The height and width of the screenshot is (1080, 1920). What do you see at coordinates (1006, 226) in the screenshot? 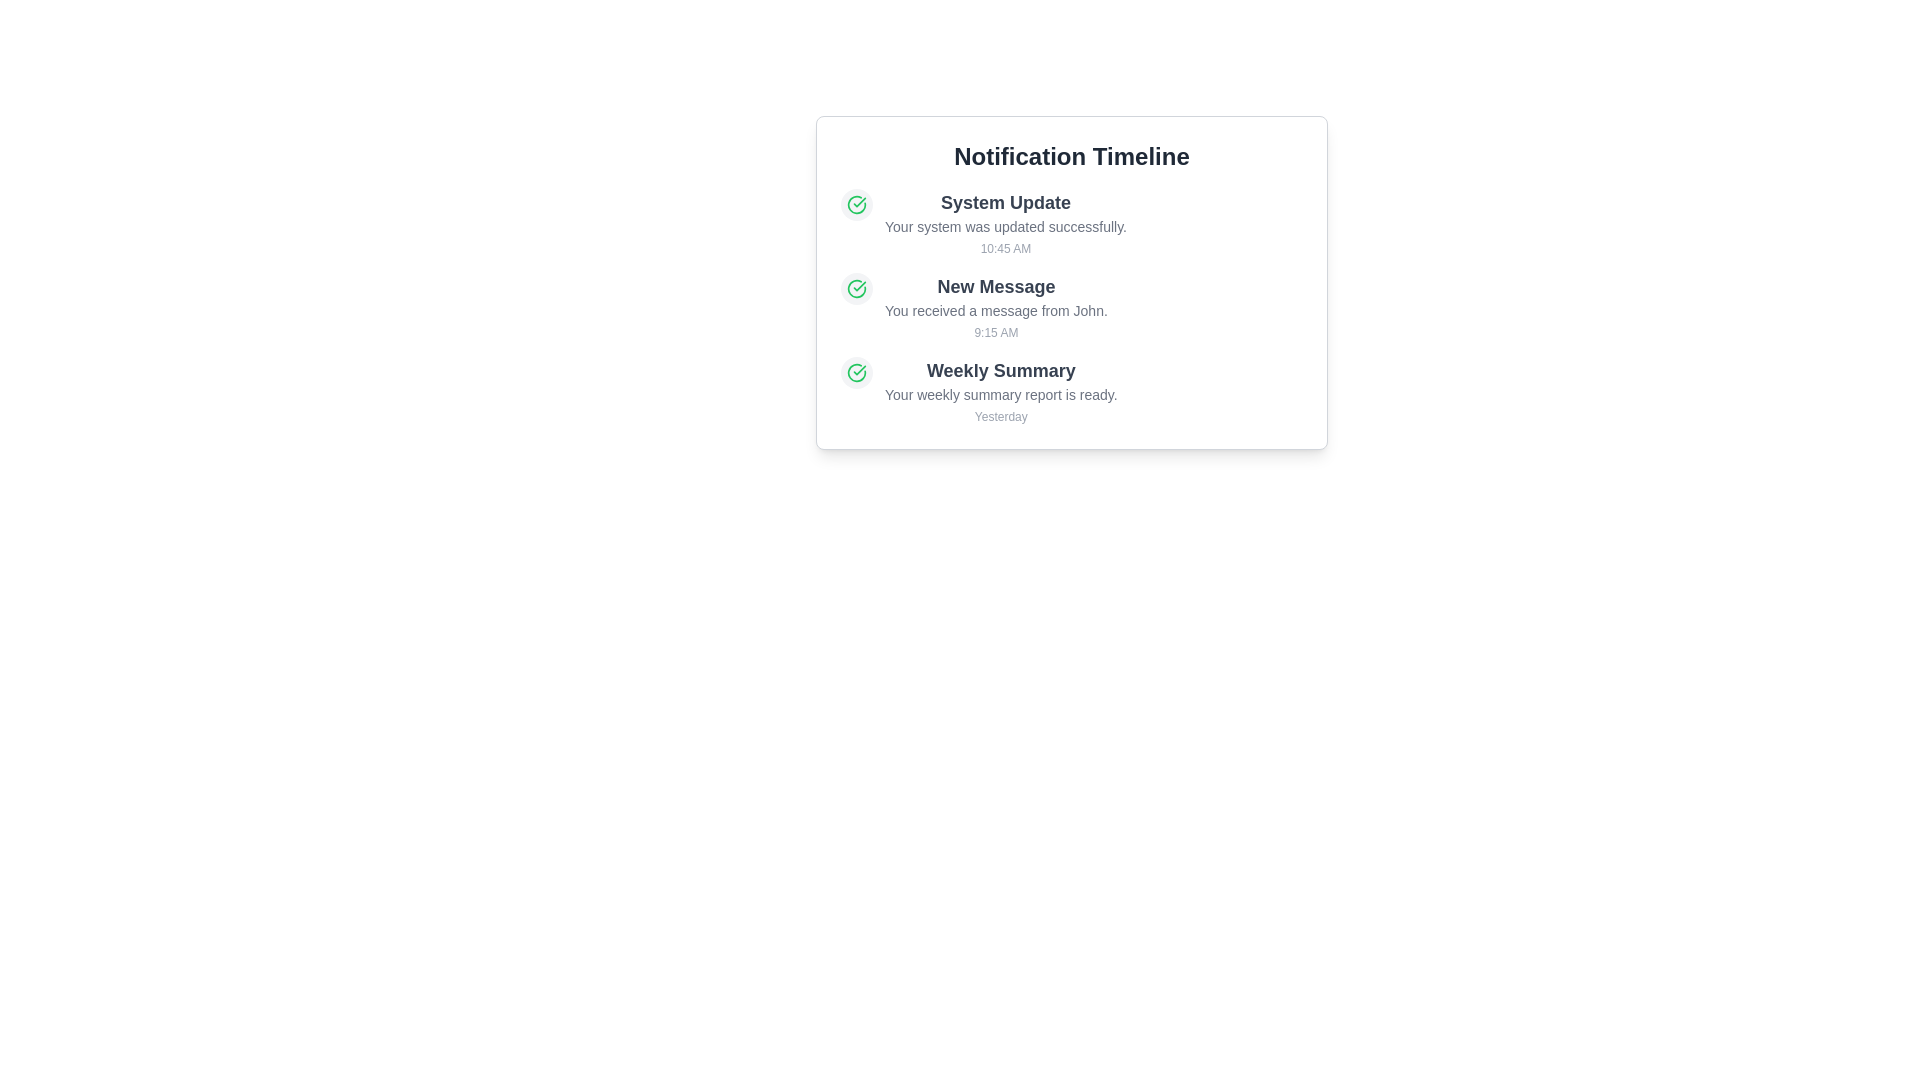
I see `the text snippet reading 'Your system was updated successfully.' located below the bold headline 'System Update' in the notification entry` at bounding box center [1006, 226].